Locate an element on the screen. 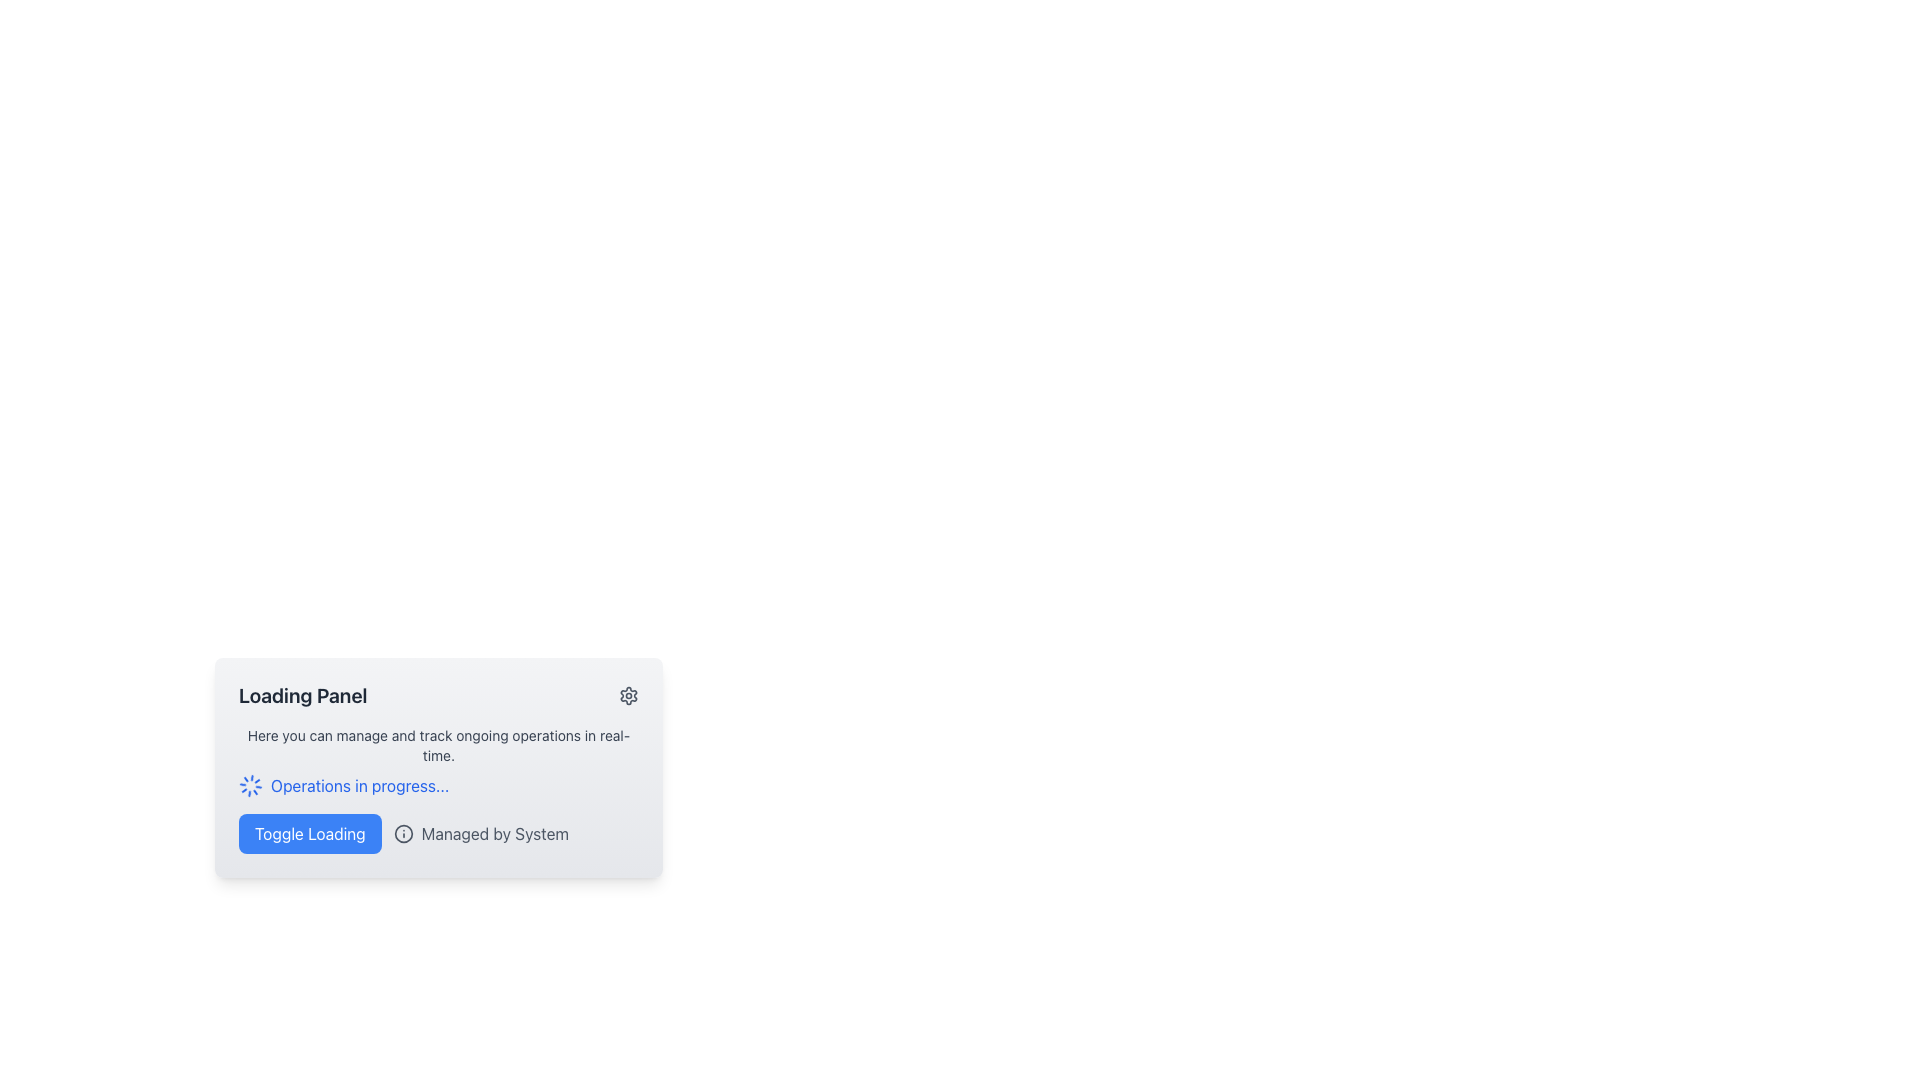  the text 'Managed by System' which is located to the right of the 'Toggle Loading' button and accompanied by an information icon is located at coordinates (481, 833).